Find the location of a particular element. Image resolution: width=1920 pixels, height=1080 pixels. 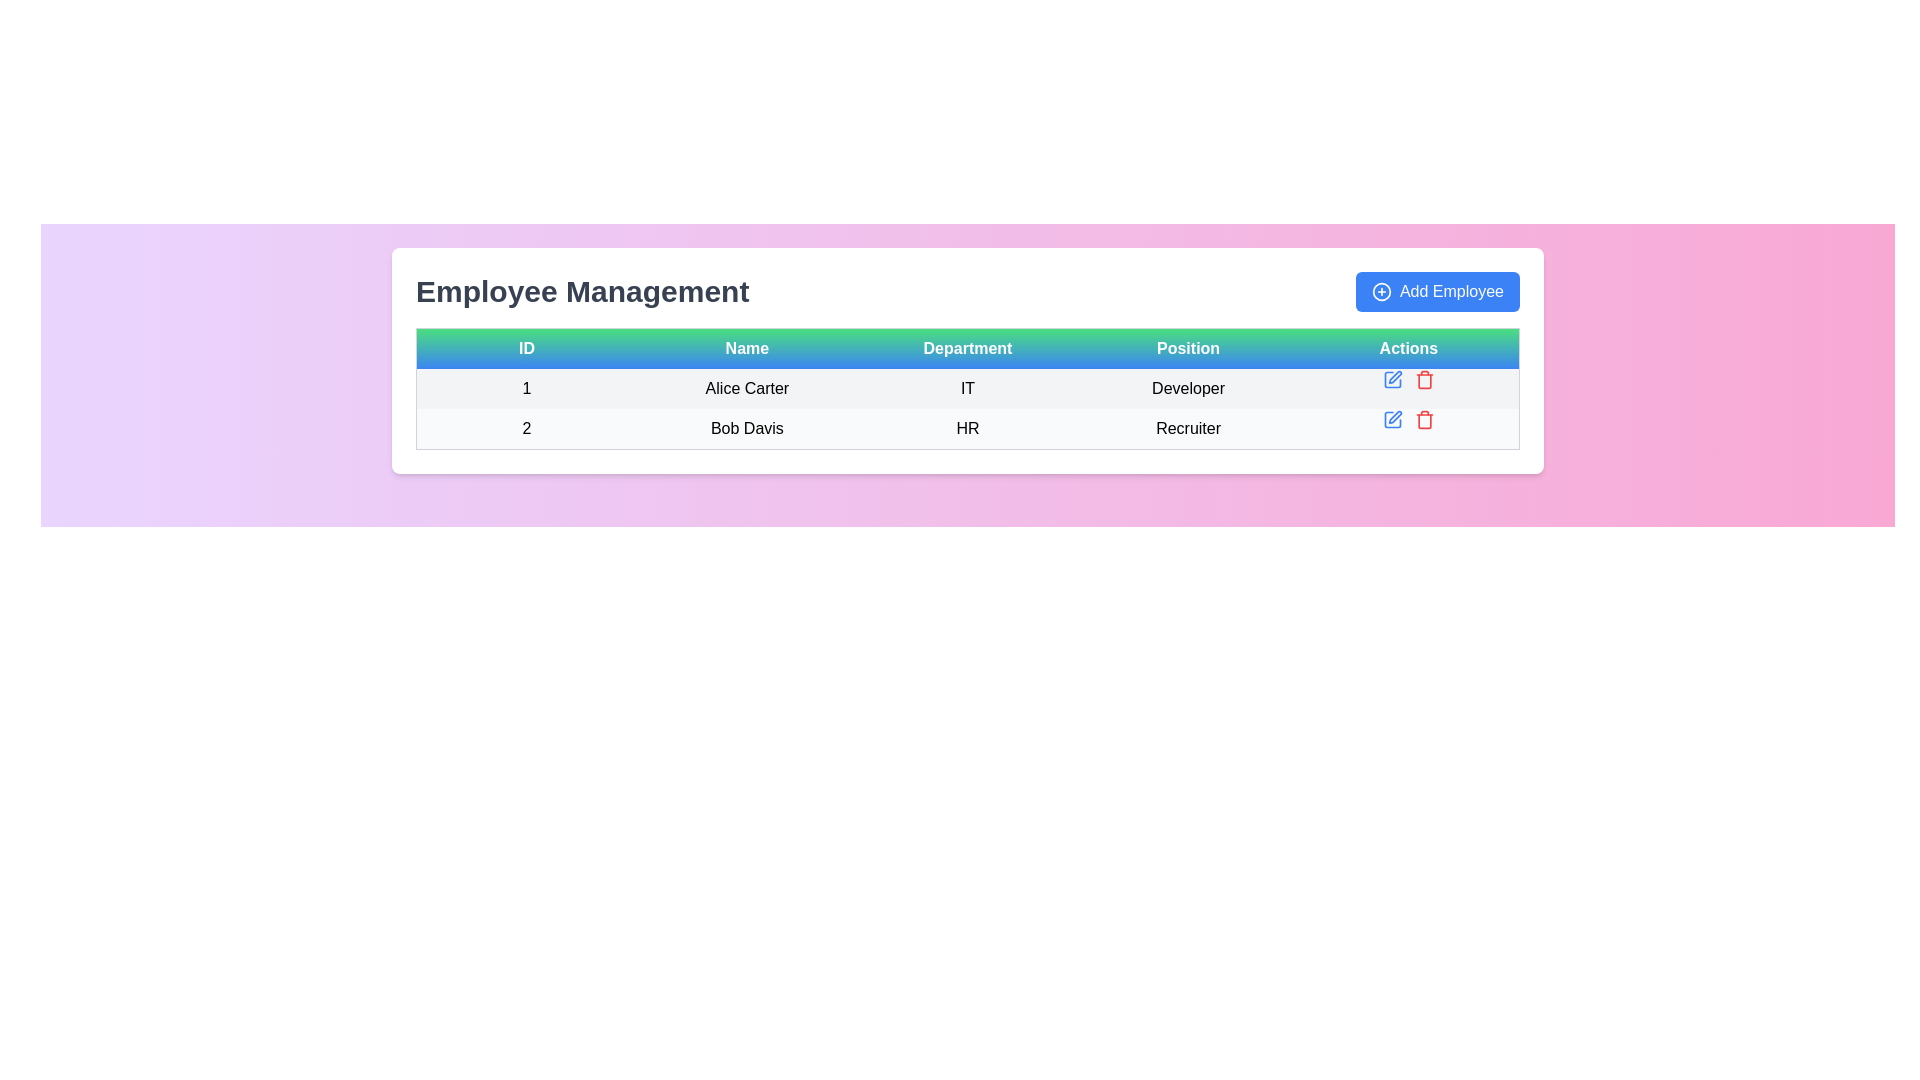

the fifth column header labeled 'Actions' in the table, which has a gradient background from green to blue and contains bold, white text is located at coordinates (1408, 347).